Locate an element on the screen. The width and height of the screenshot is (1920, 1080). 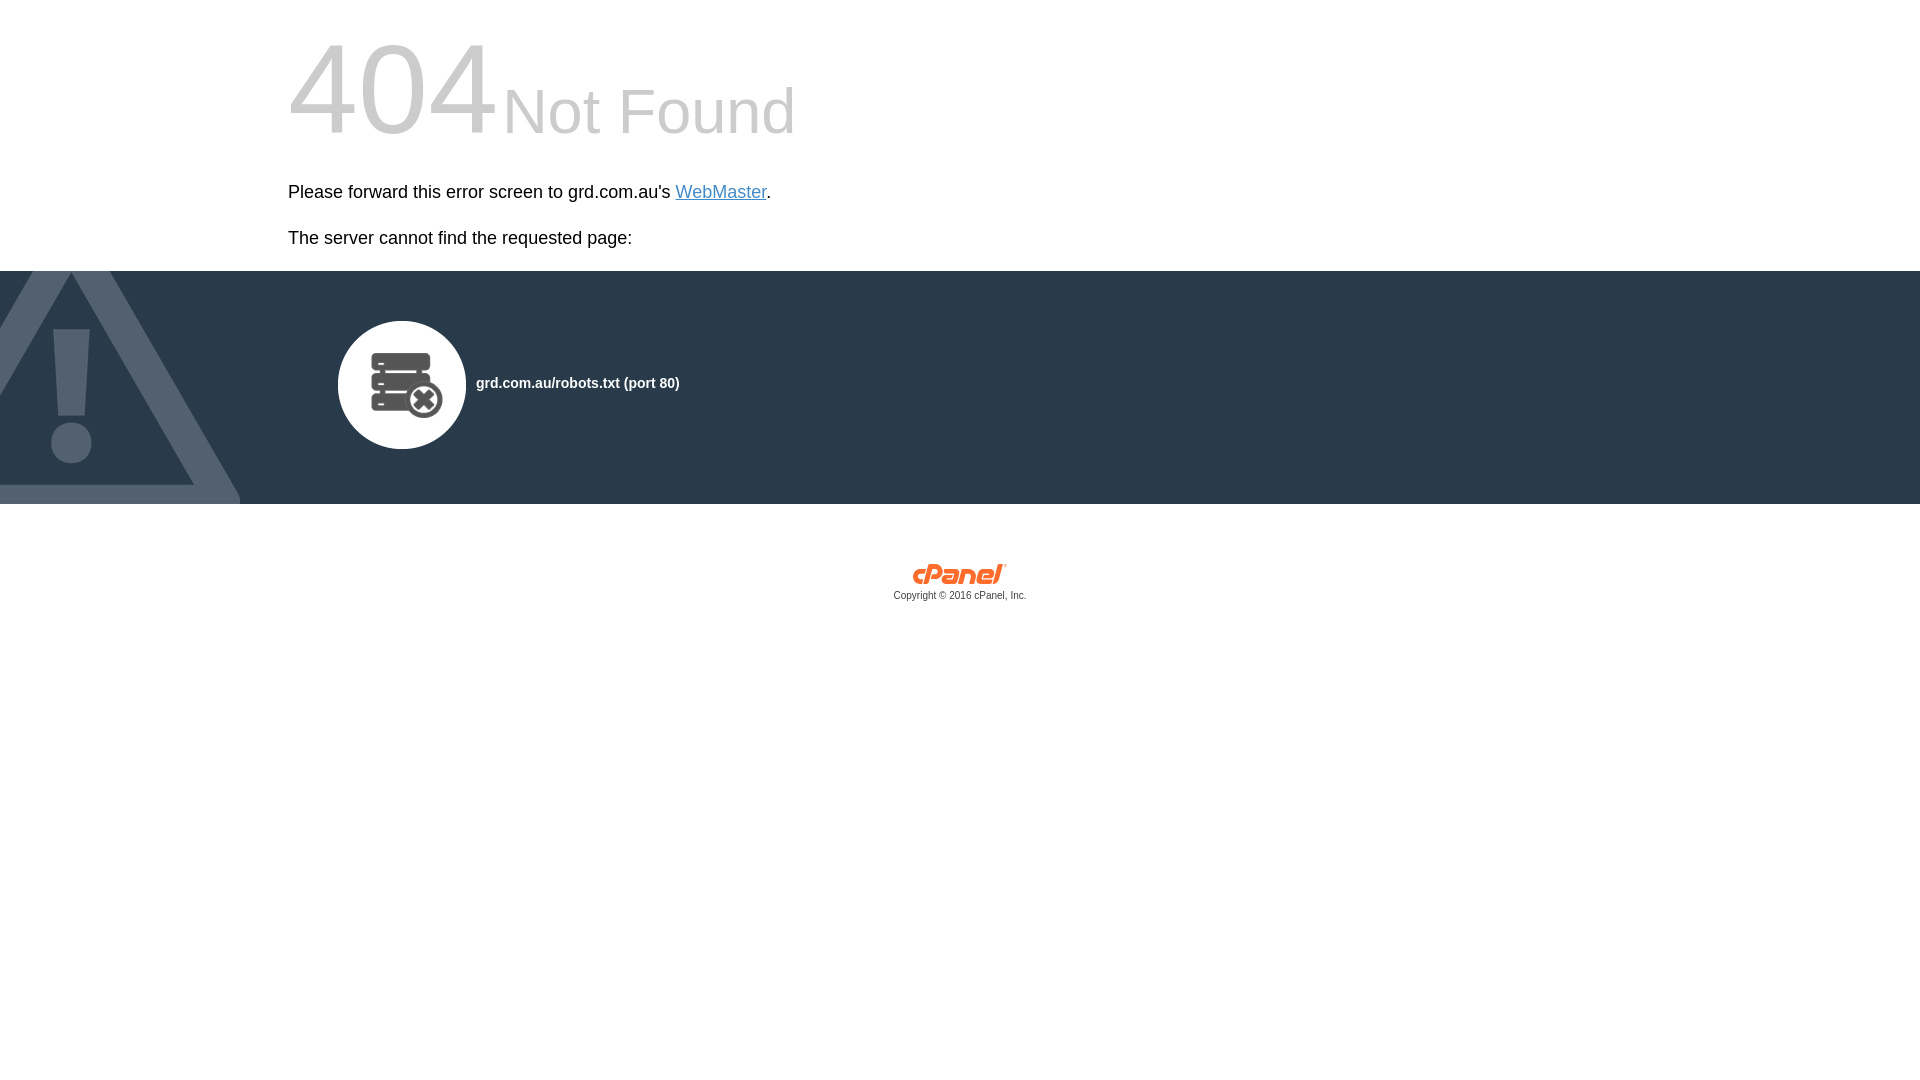
'WebMaster' is located at coordinates (676, 192).